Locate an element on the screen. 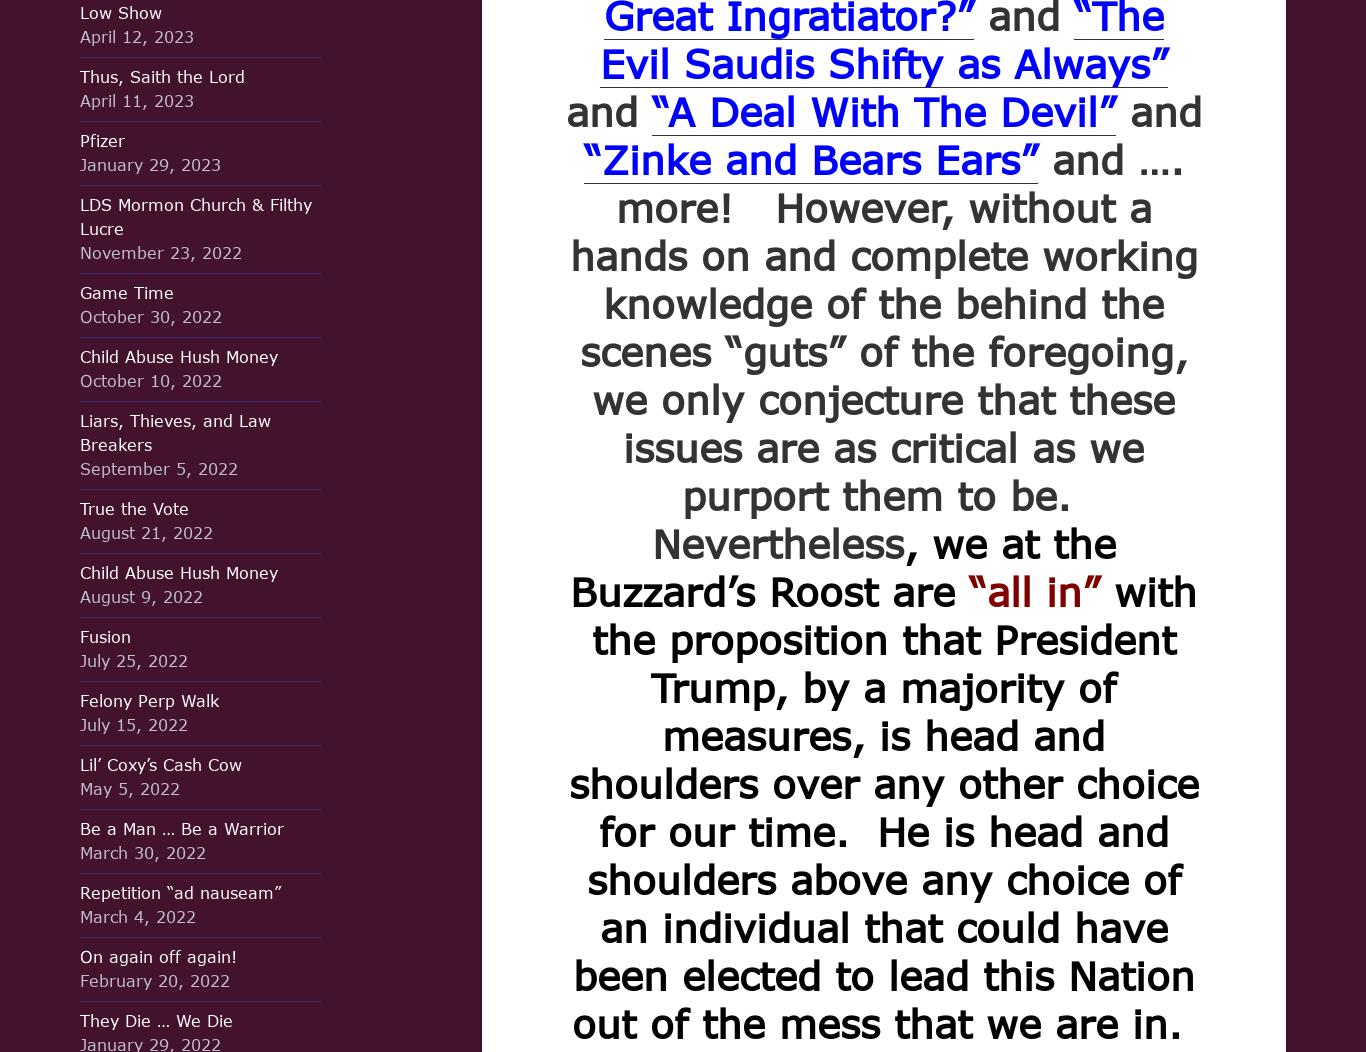 Image resolution: width=1366 pixels, height=1052 pixels. 'April 11, 2023' is located at coordinates (136, 100).